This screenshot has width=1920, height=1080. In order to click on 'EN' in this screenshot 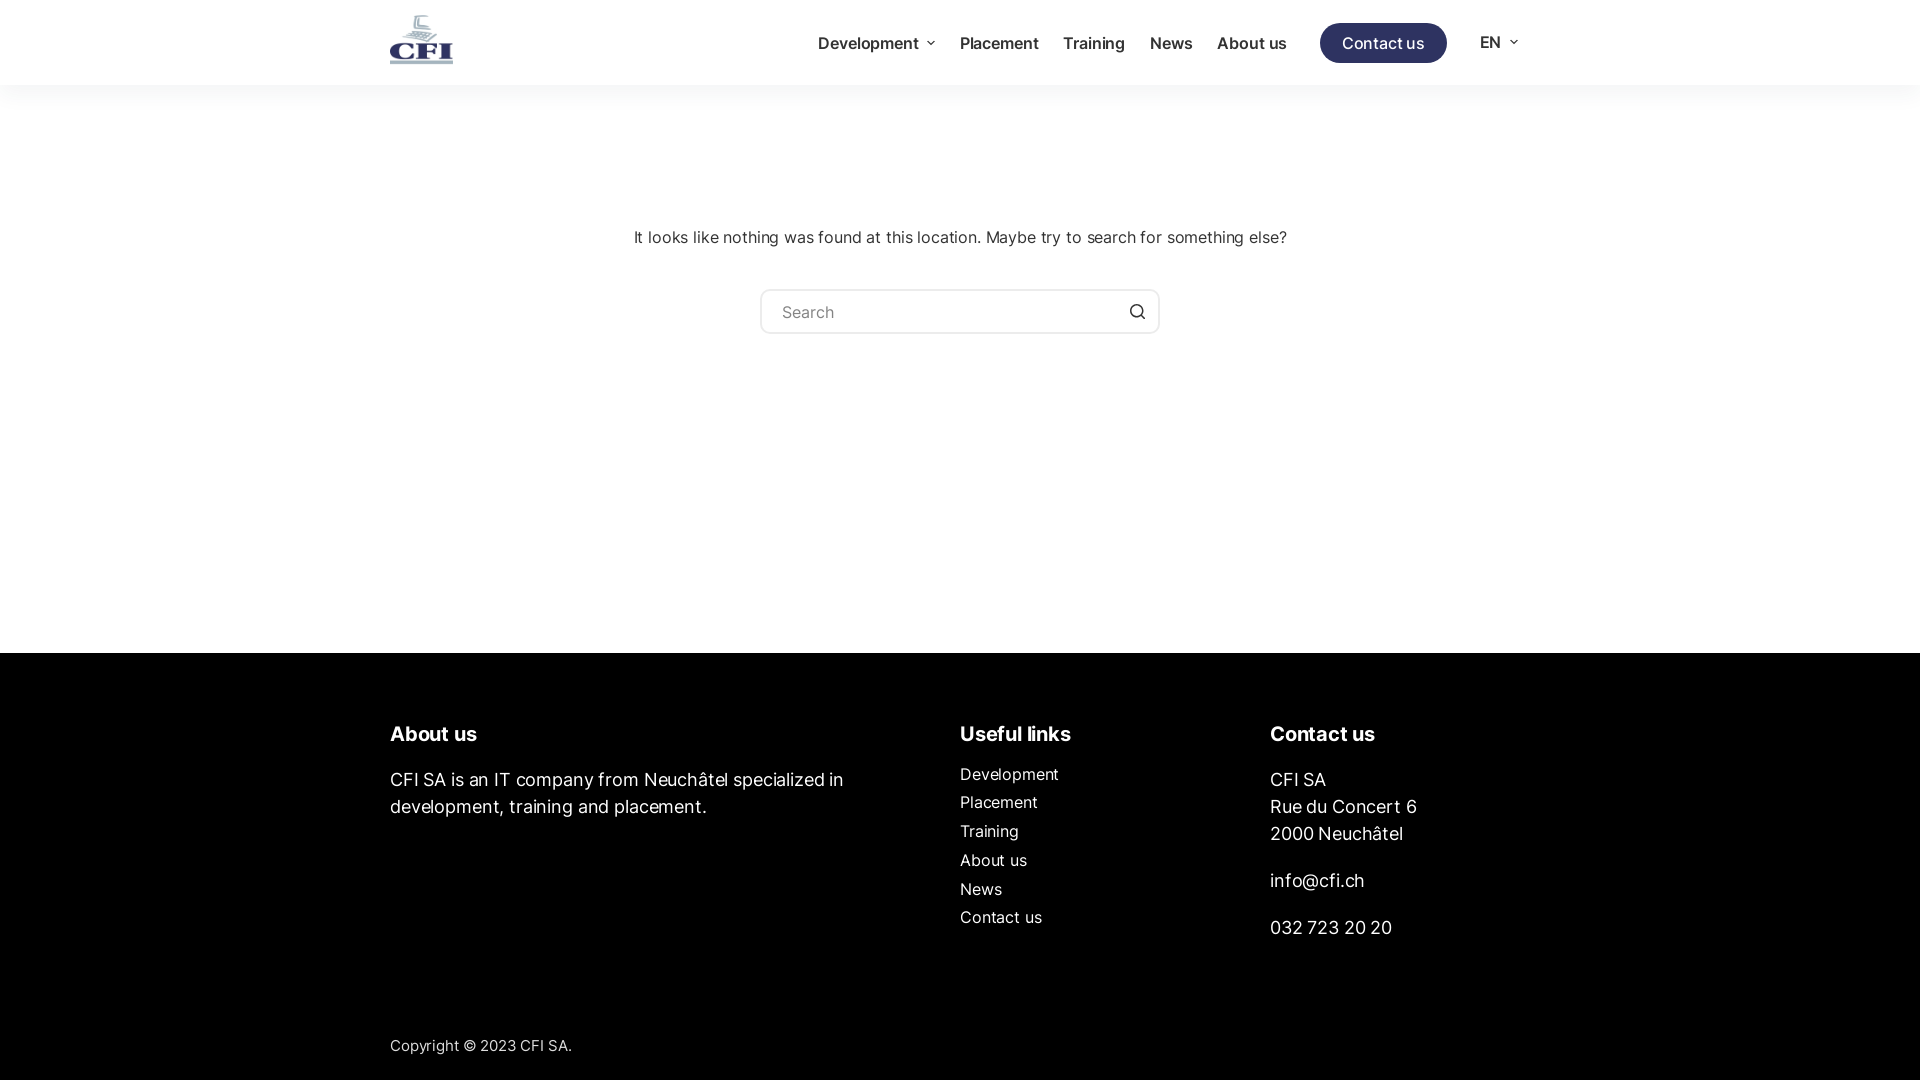, I will do `click(1498, 42)`.